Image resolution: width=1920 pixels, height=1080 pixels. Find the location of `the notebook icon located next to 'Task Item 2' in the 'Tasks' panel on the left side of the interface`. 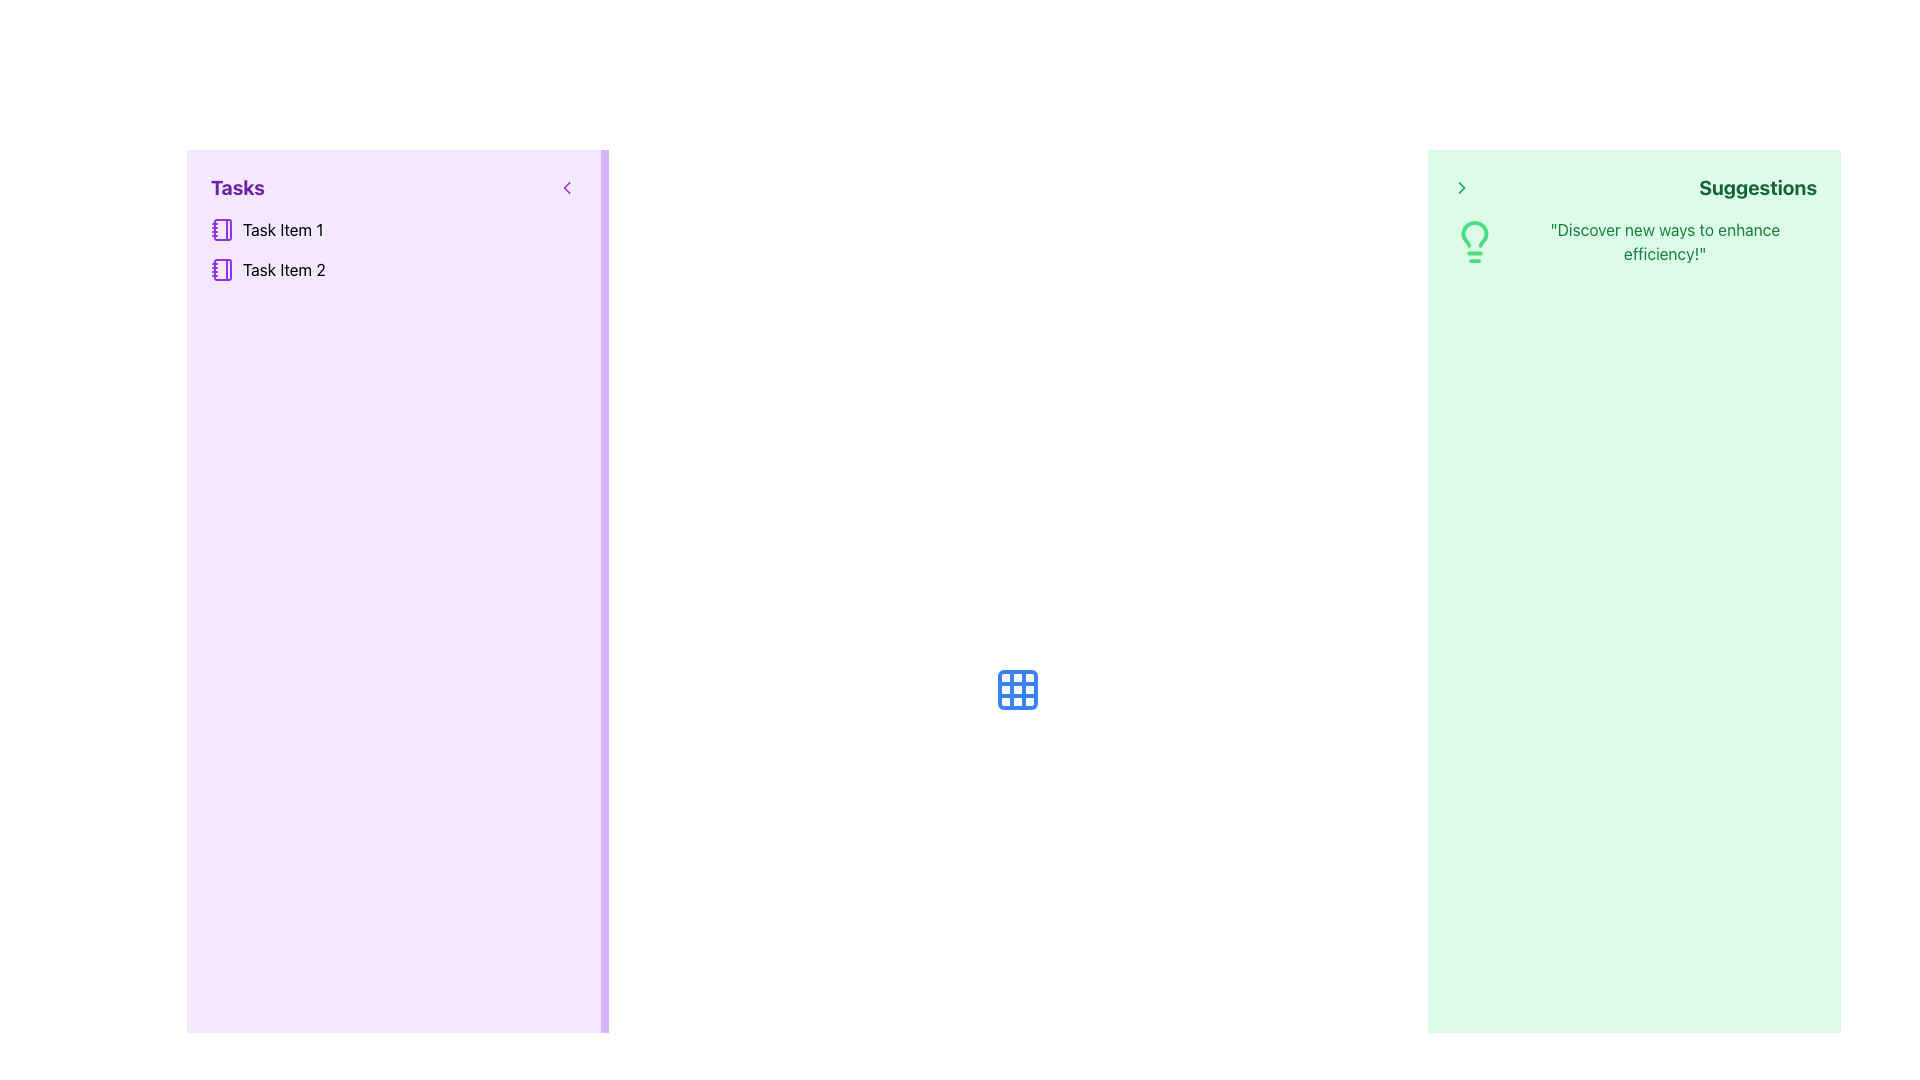

the notebook icon located next to 'Task Item 2' in the 'Tasks' panel on the left side of the interface is located at coordinates (222, 270).